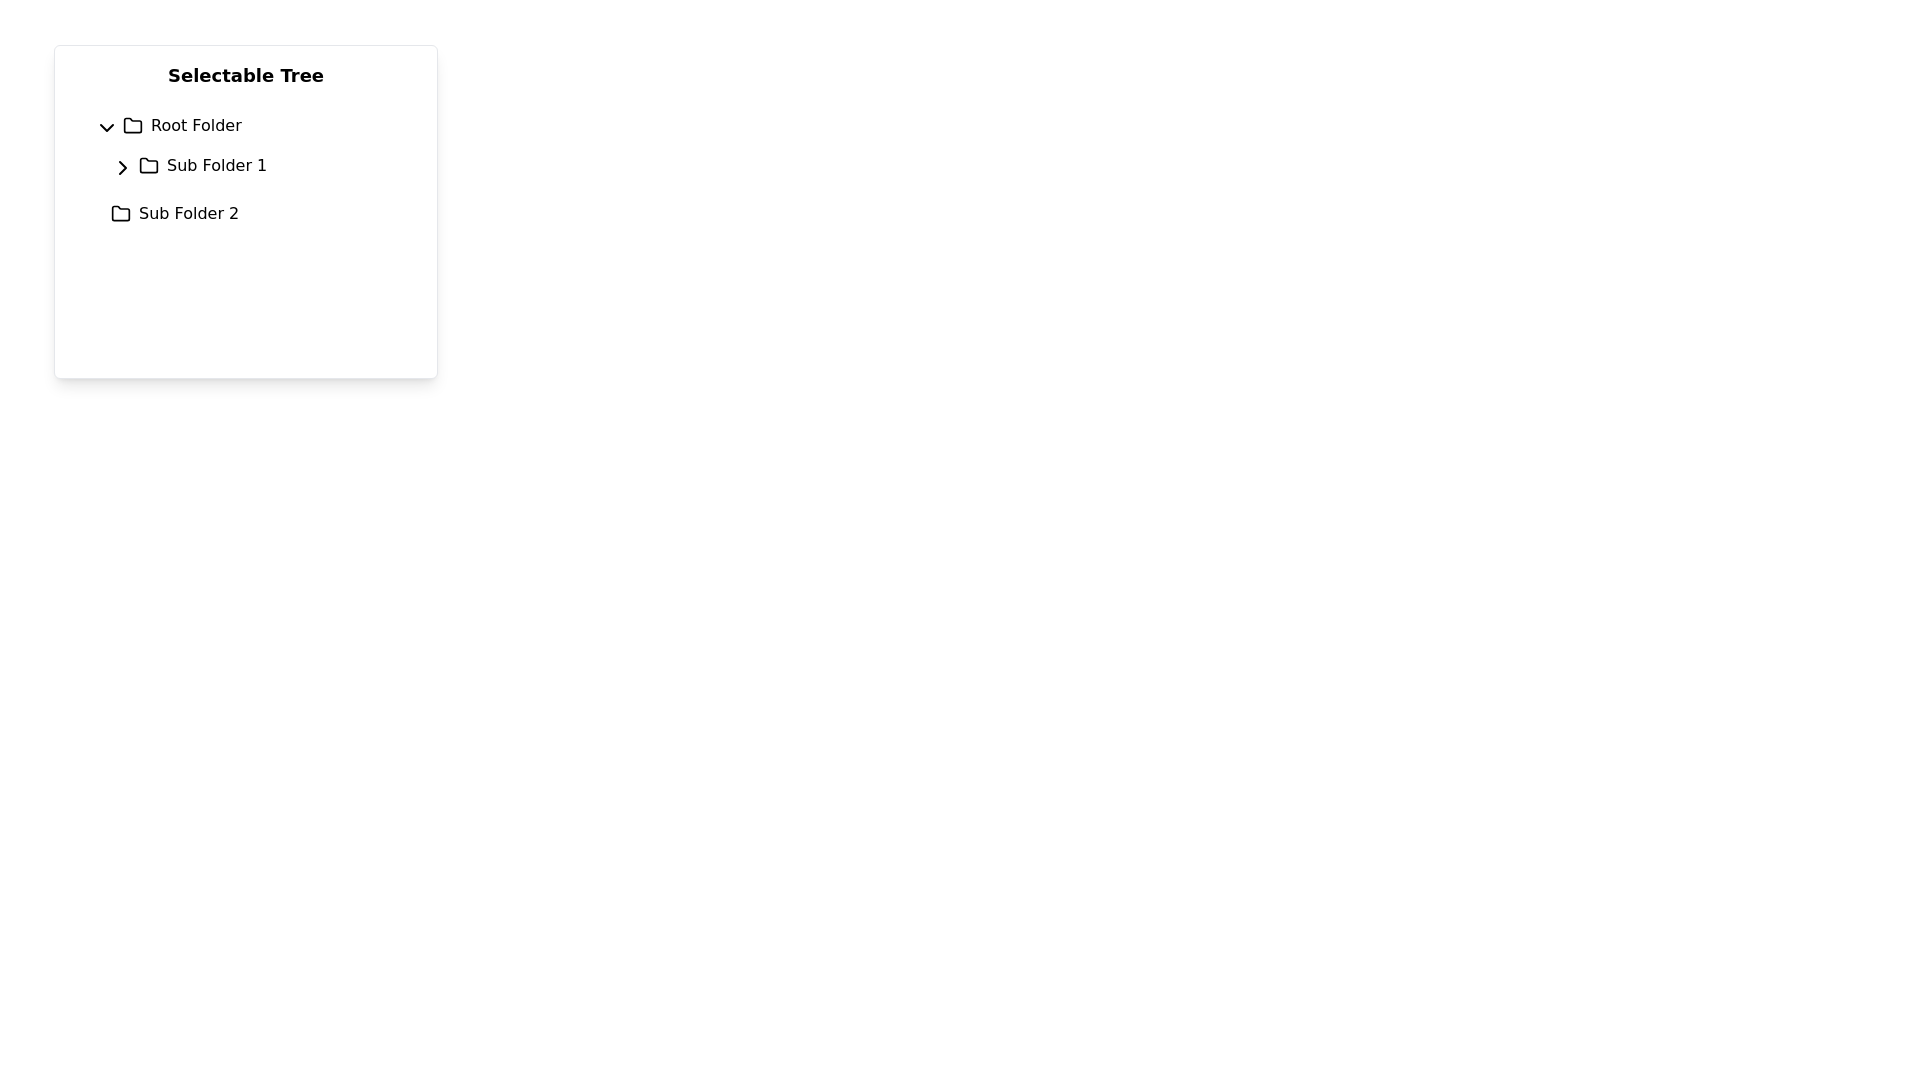  I want to click on the expand indicator icon located to the left of 'Sub Folder 1' in the tree structure, so click(122, 167).